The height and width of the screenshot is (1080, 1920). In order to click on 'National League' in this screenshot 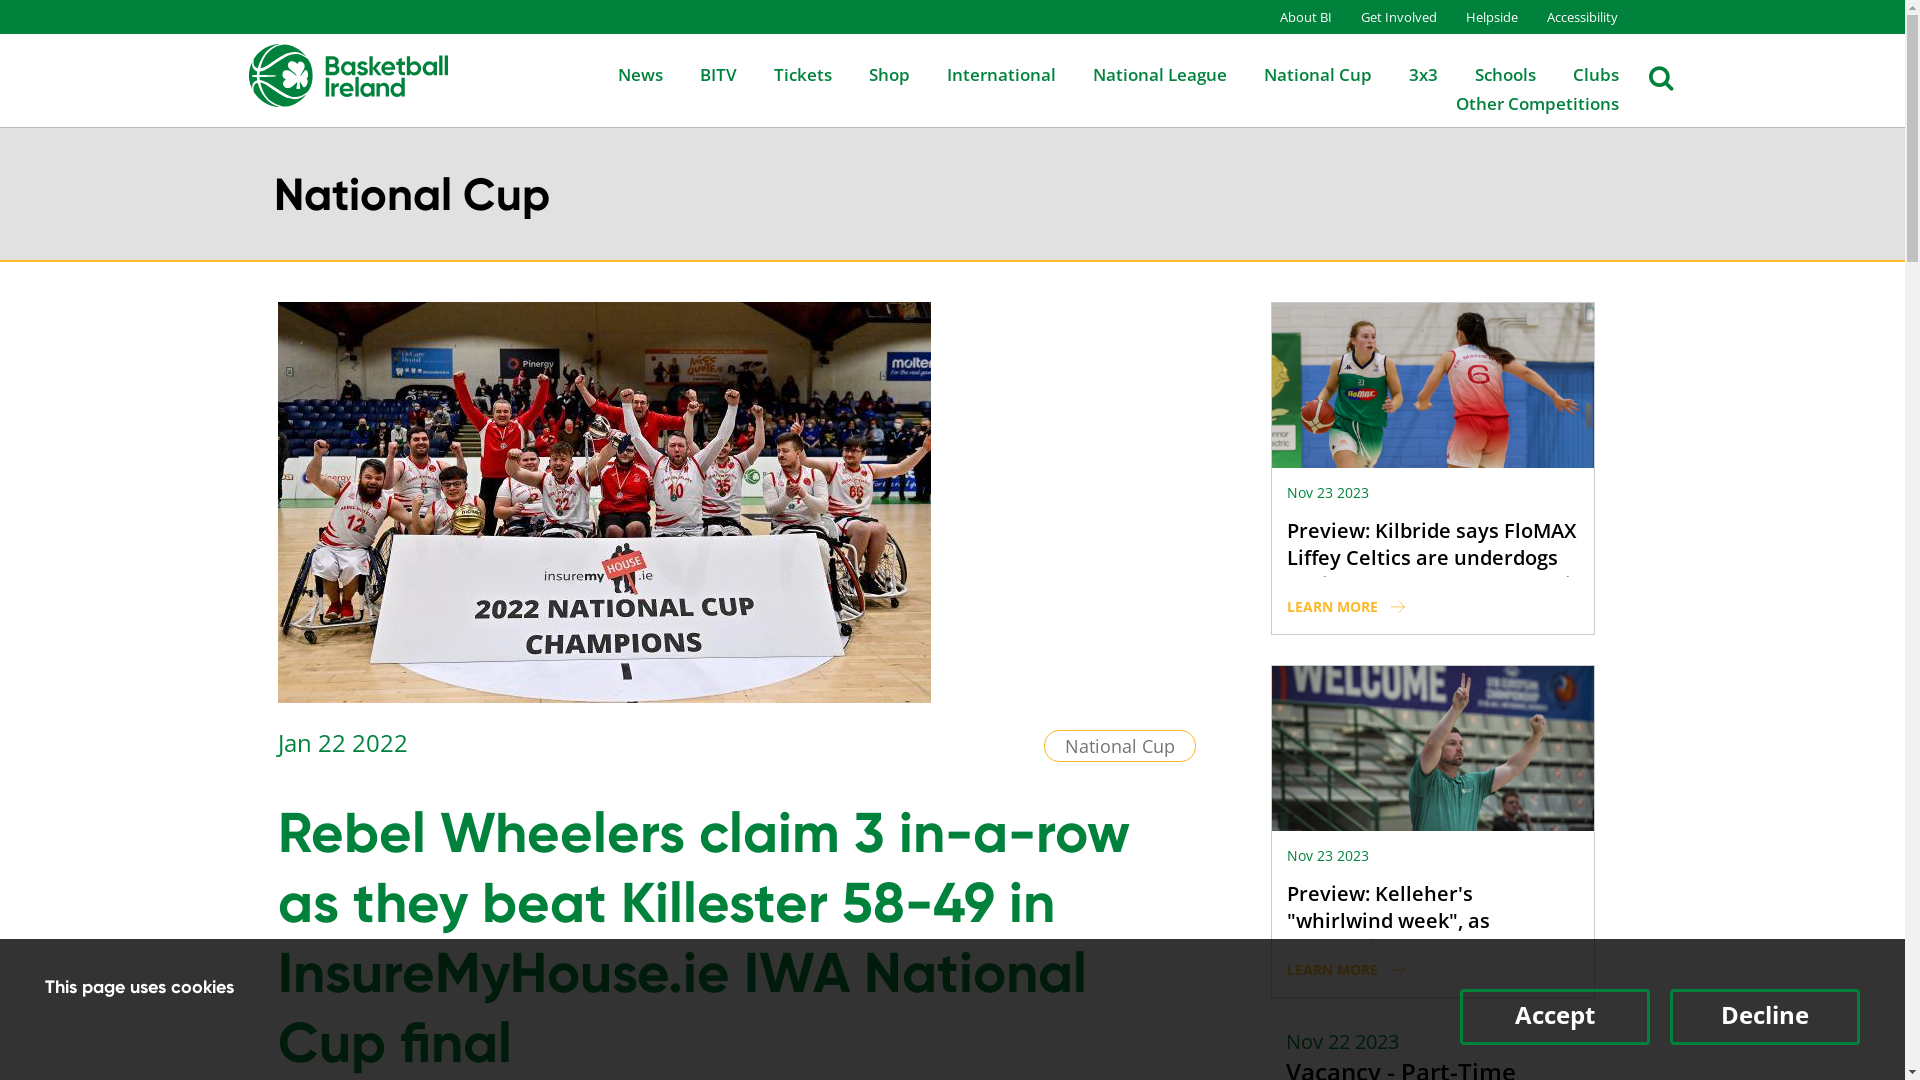, I will do `click(1142, 73)`.